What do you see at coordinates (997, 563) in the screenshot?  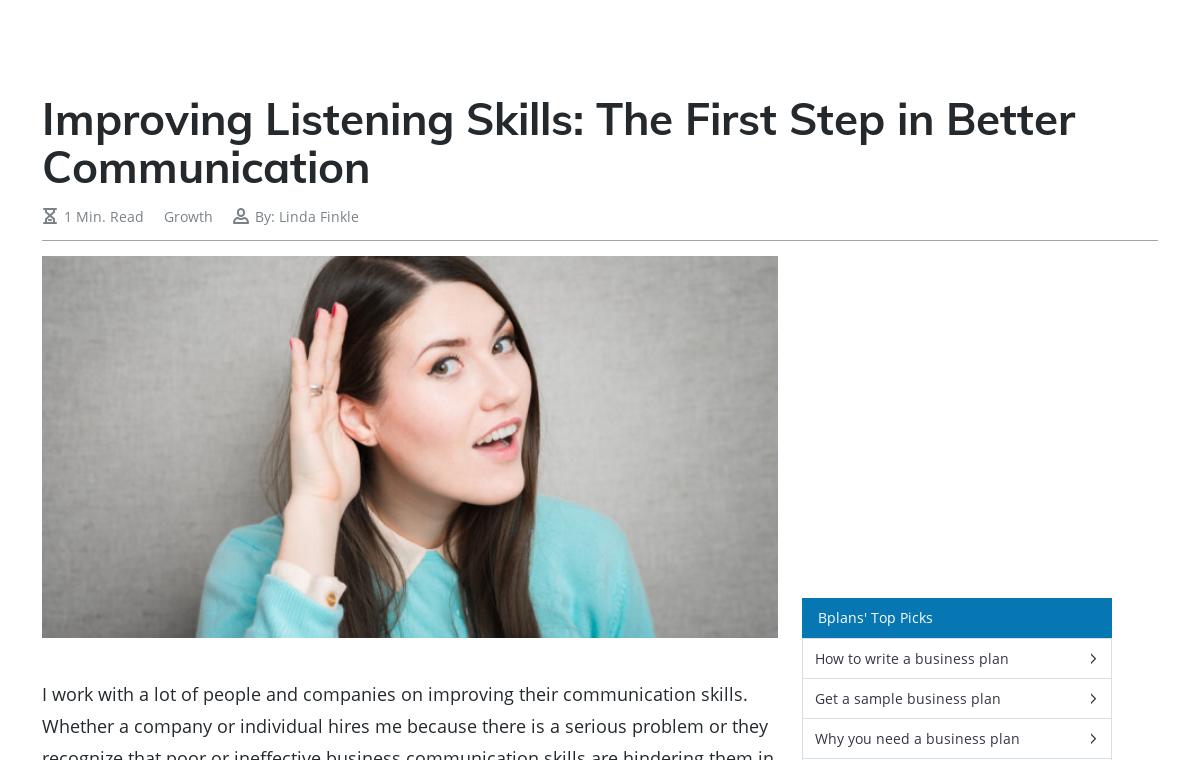 I see `'All the Insights You Need to Help Your Business Succeed'` at bounding box center [997, 563].